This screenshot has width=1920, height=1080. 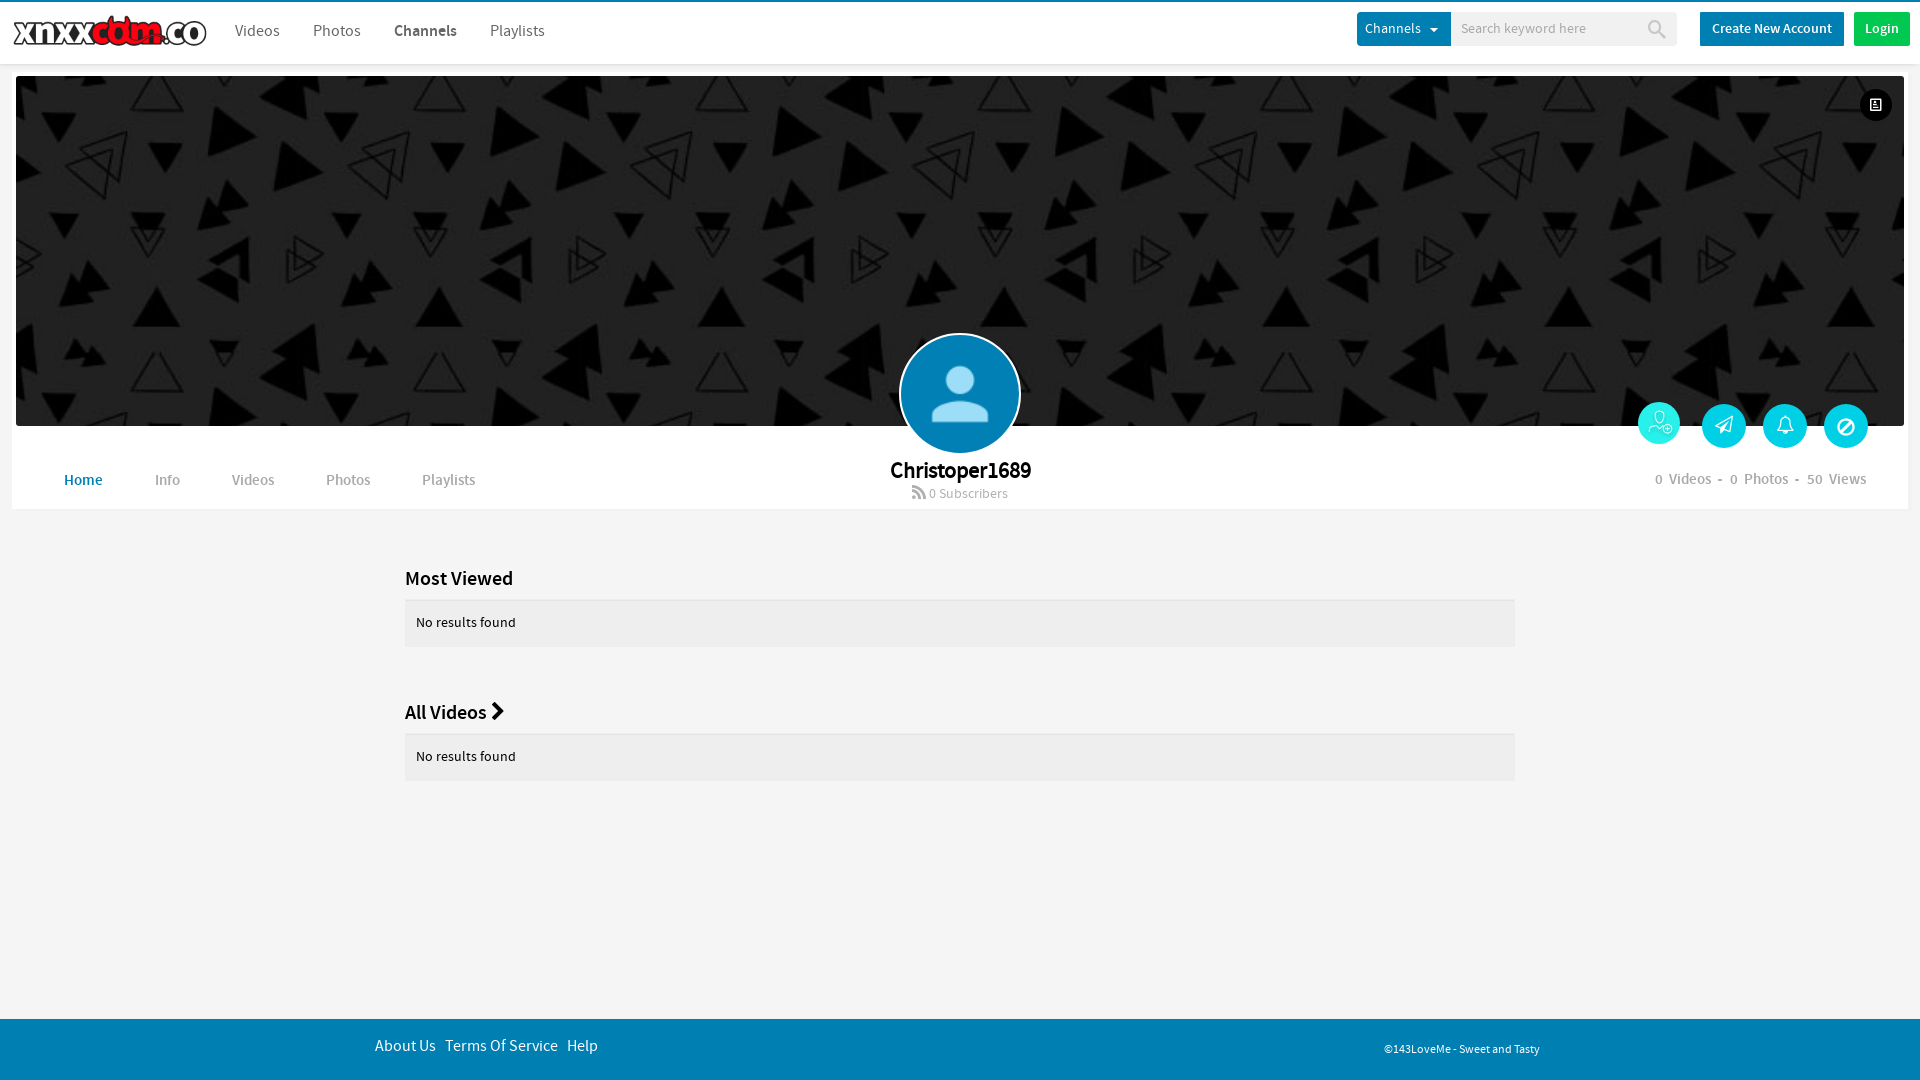 What do you see at coordinates (501, 1045) in the screenshot?
I see `'Terms Of Service'` at bounding box center [501, 1045].